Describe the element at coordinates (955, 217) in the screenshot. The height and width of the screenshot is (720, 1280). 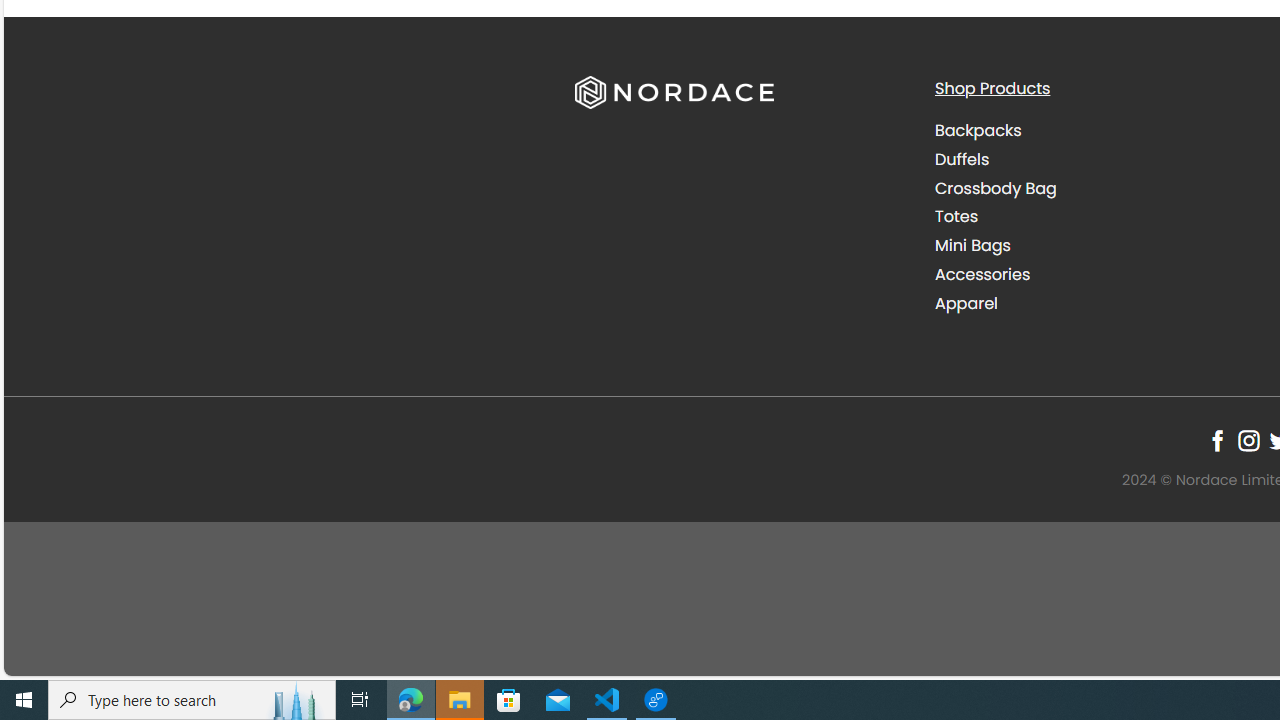
I see `'Totes'` at that location.